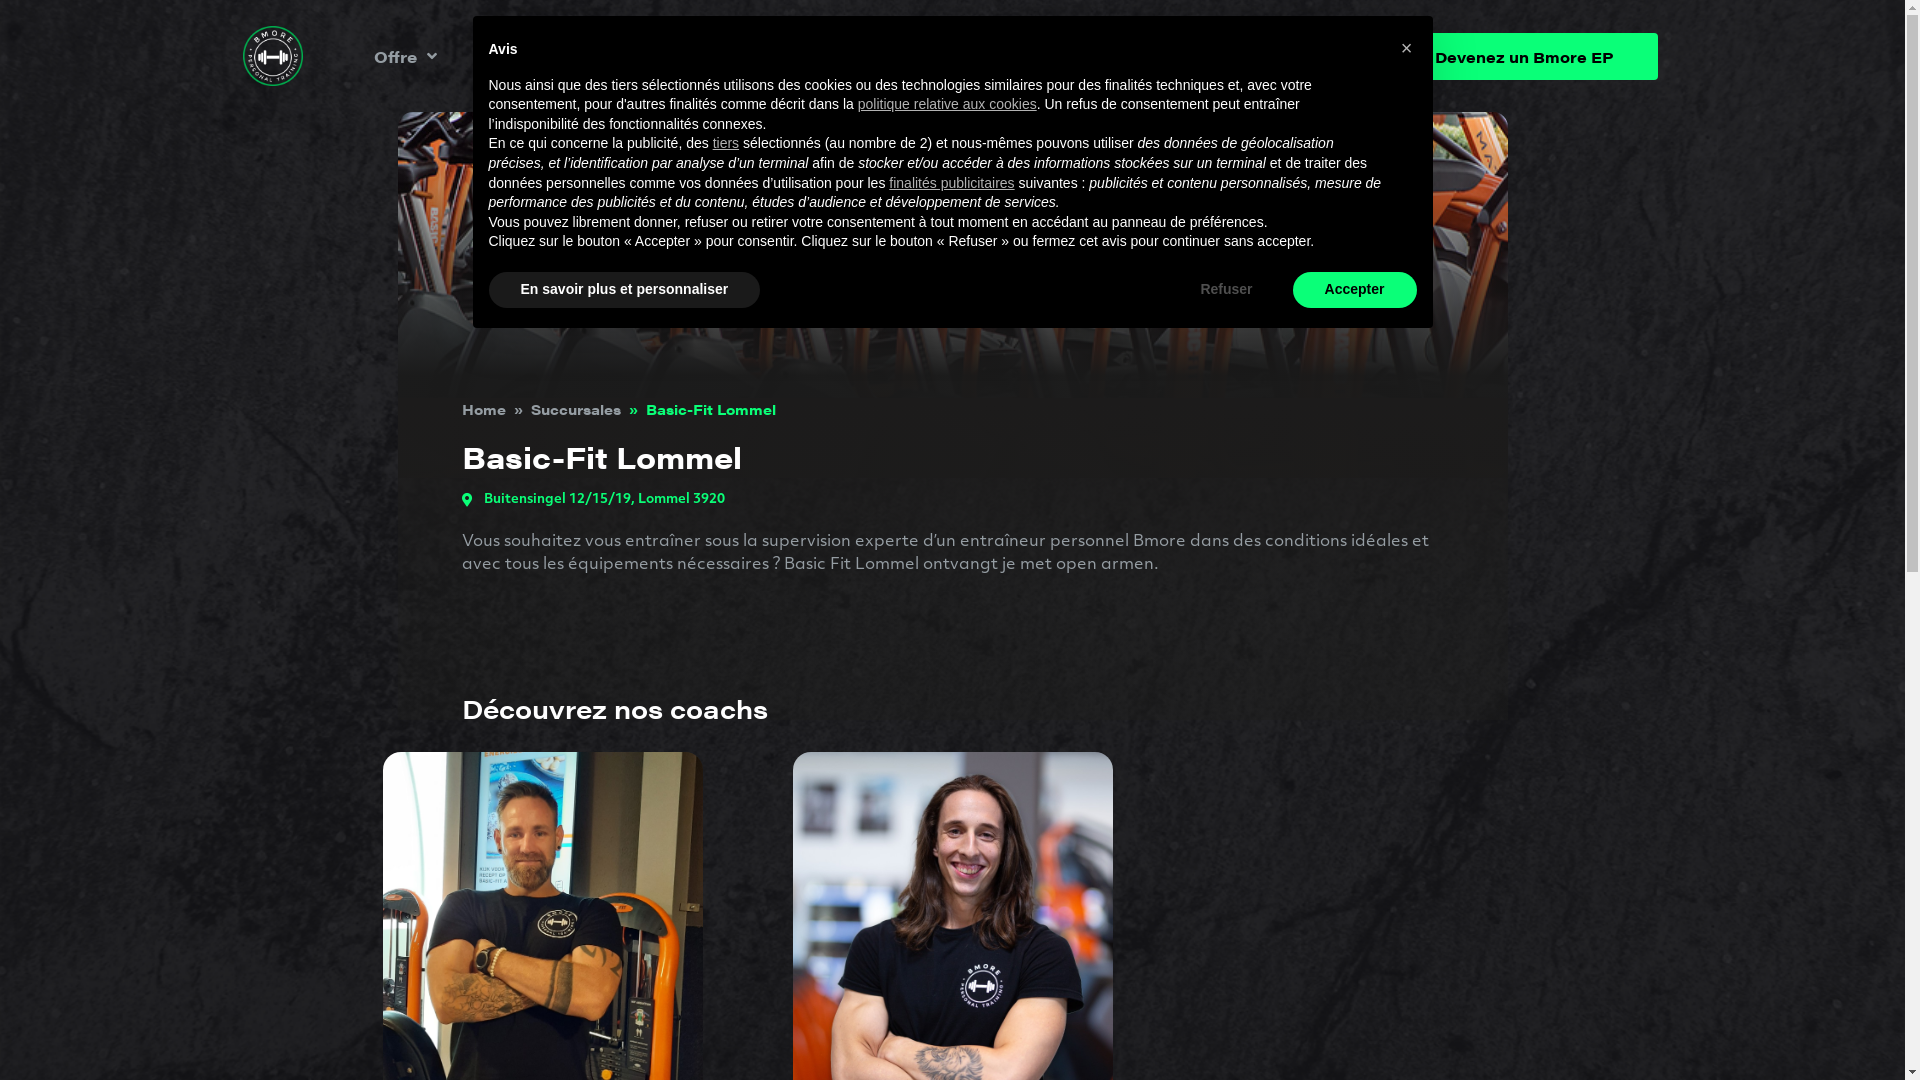 The image size is (1920, 1080). I want to click on 'Refuser', so click(1224, 289).